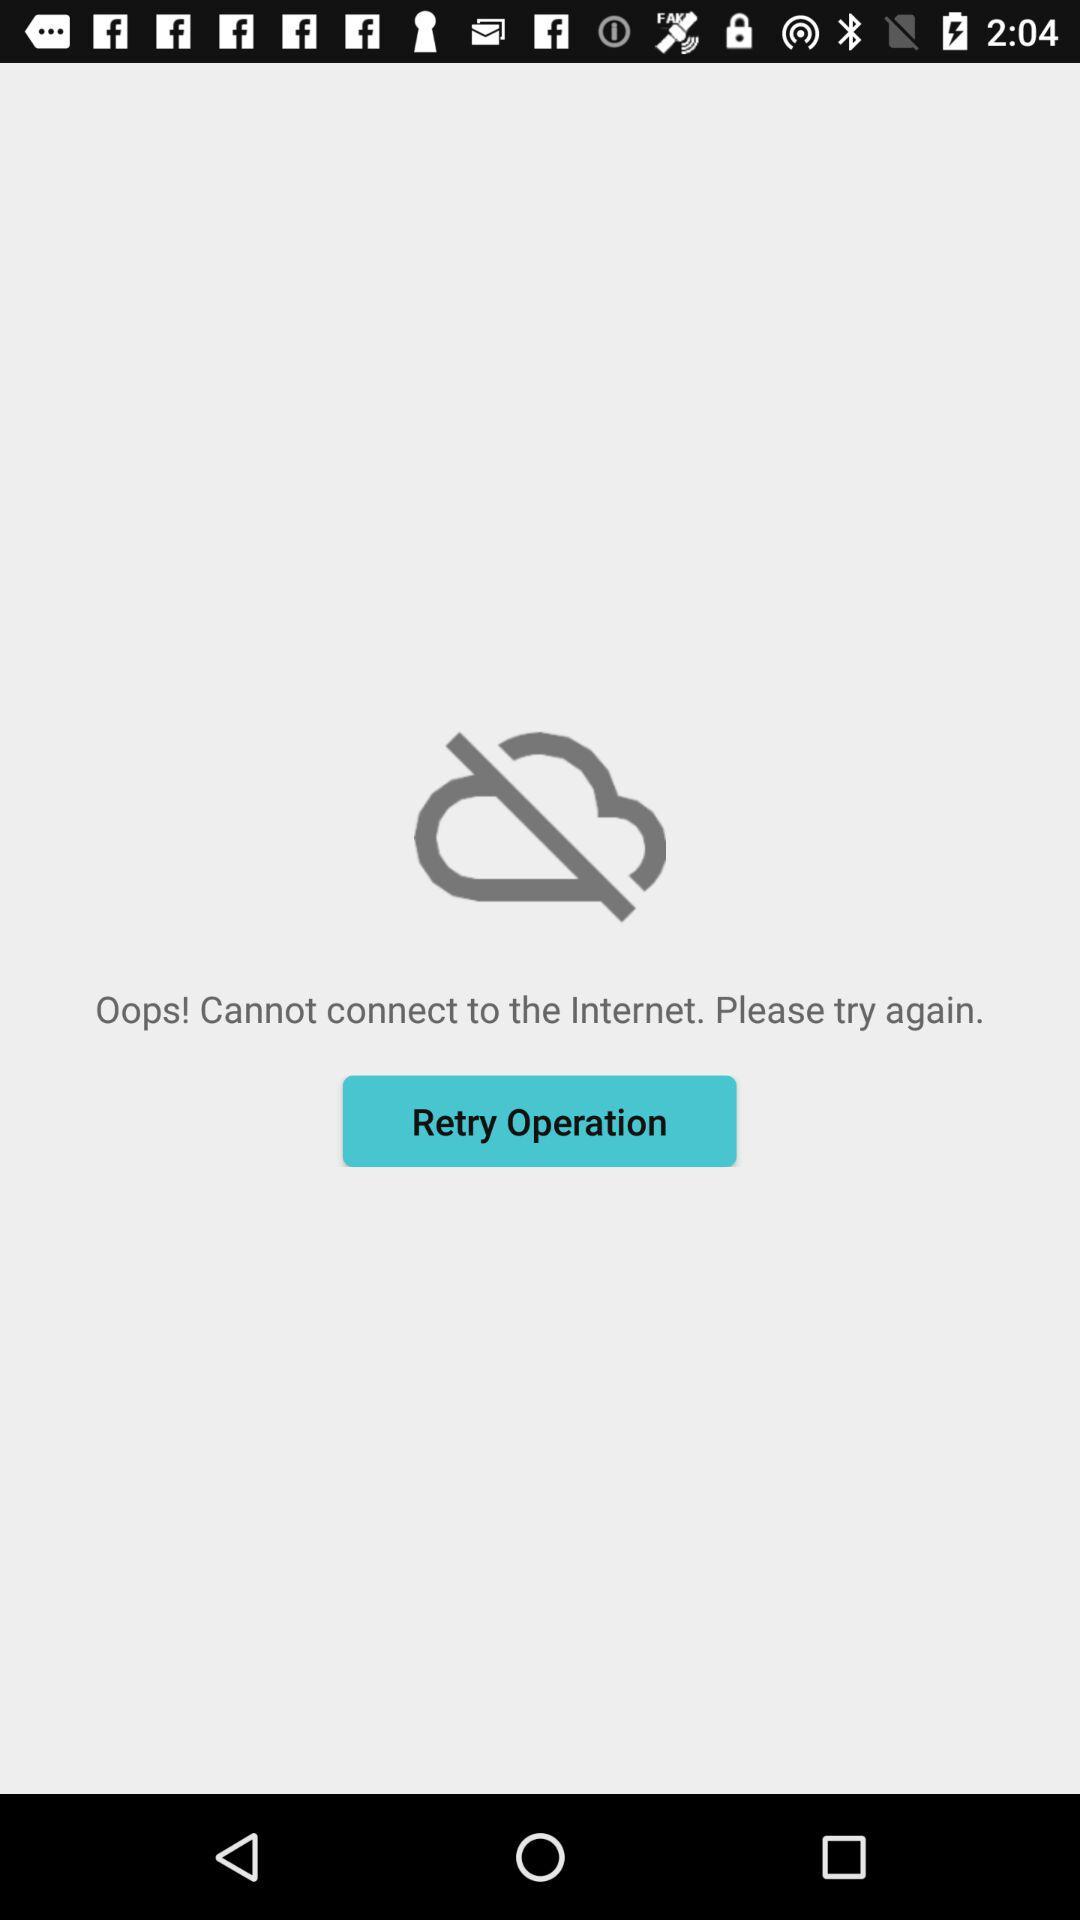 The image size is (1080, 1920). What do you see at coordinates (538, 1121) in the screenshot?
I see `the retry operation` at bounding box center [538, 1121].